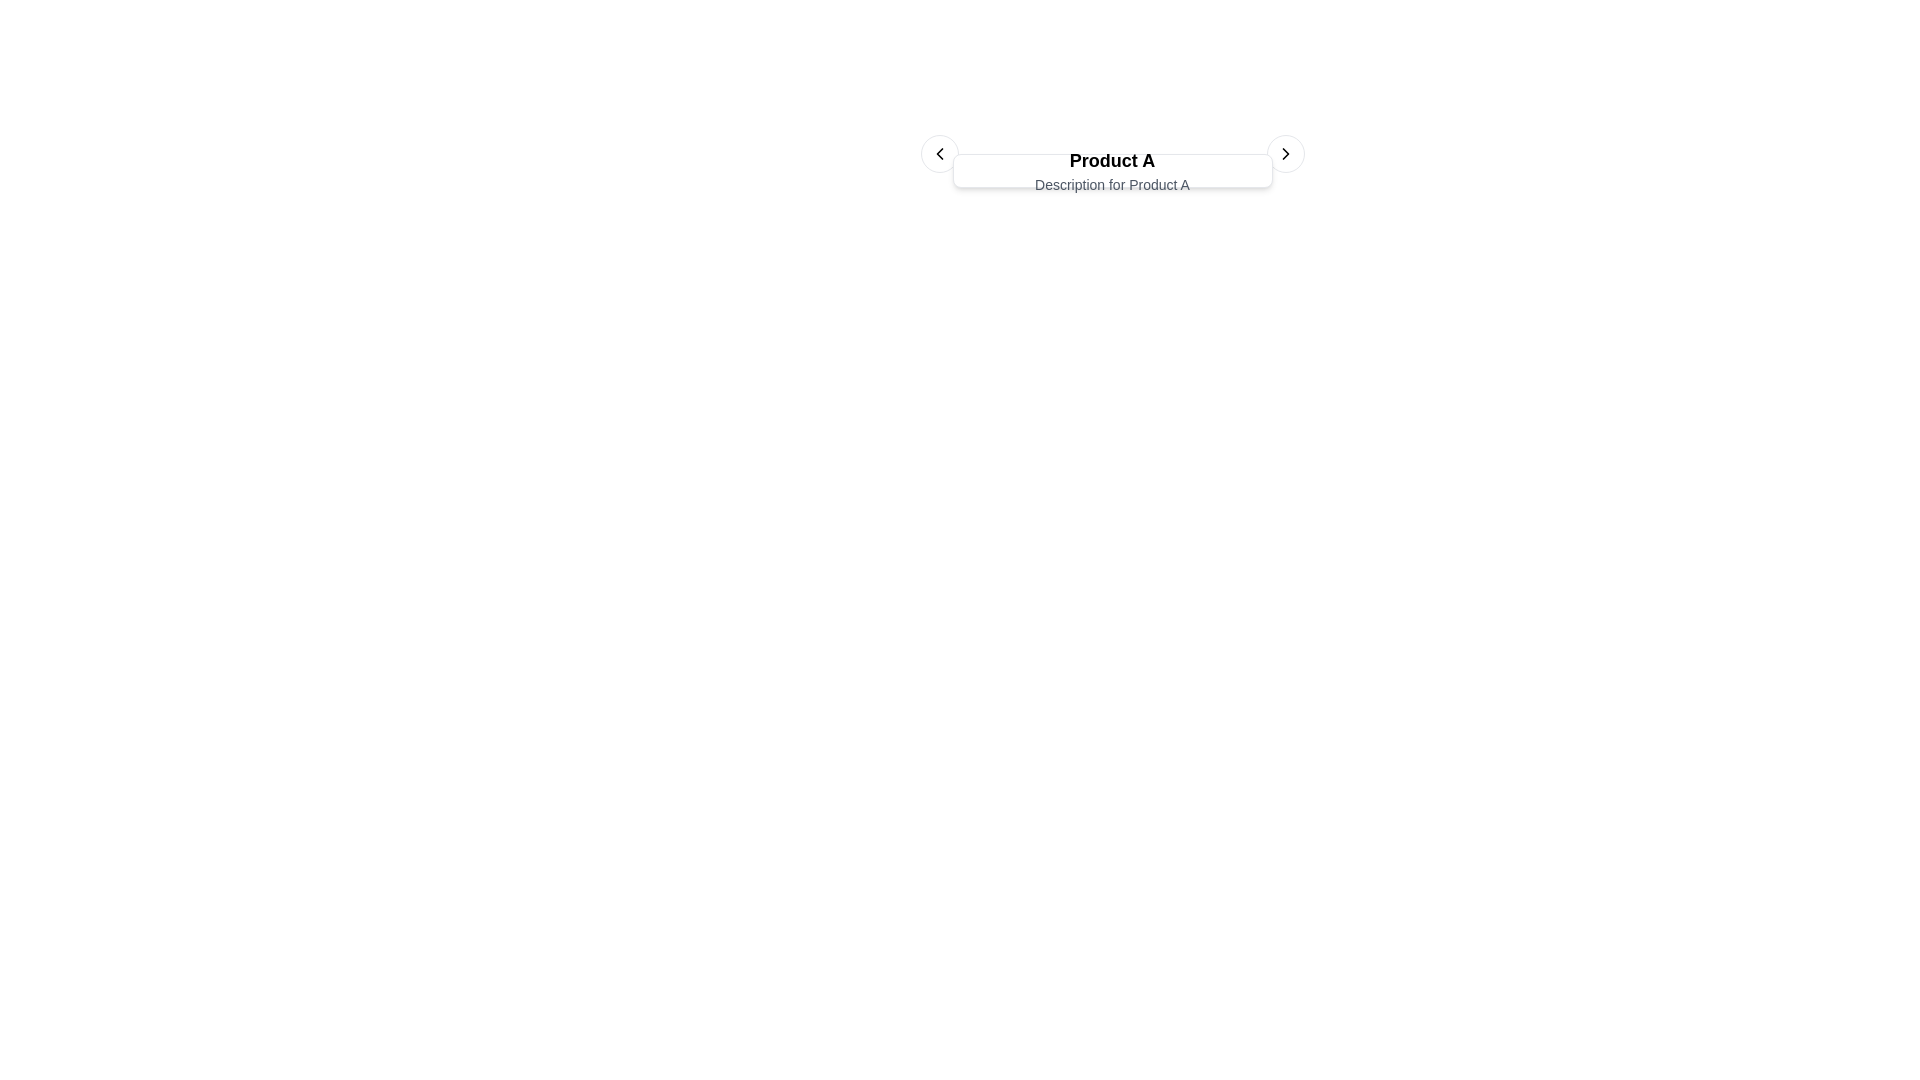  I want to click on the icon located at the far-right side of the product information component, so click(1285, 153).